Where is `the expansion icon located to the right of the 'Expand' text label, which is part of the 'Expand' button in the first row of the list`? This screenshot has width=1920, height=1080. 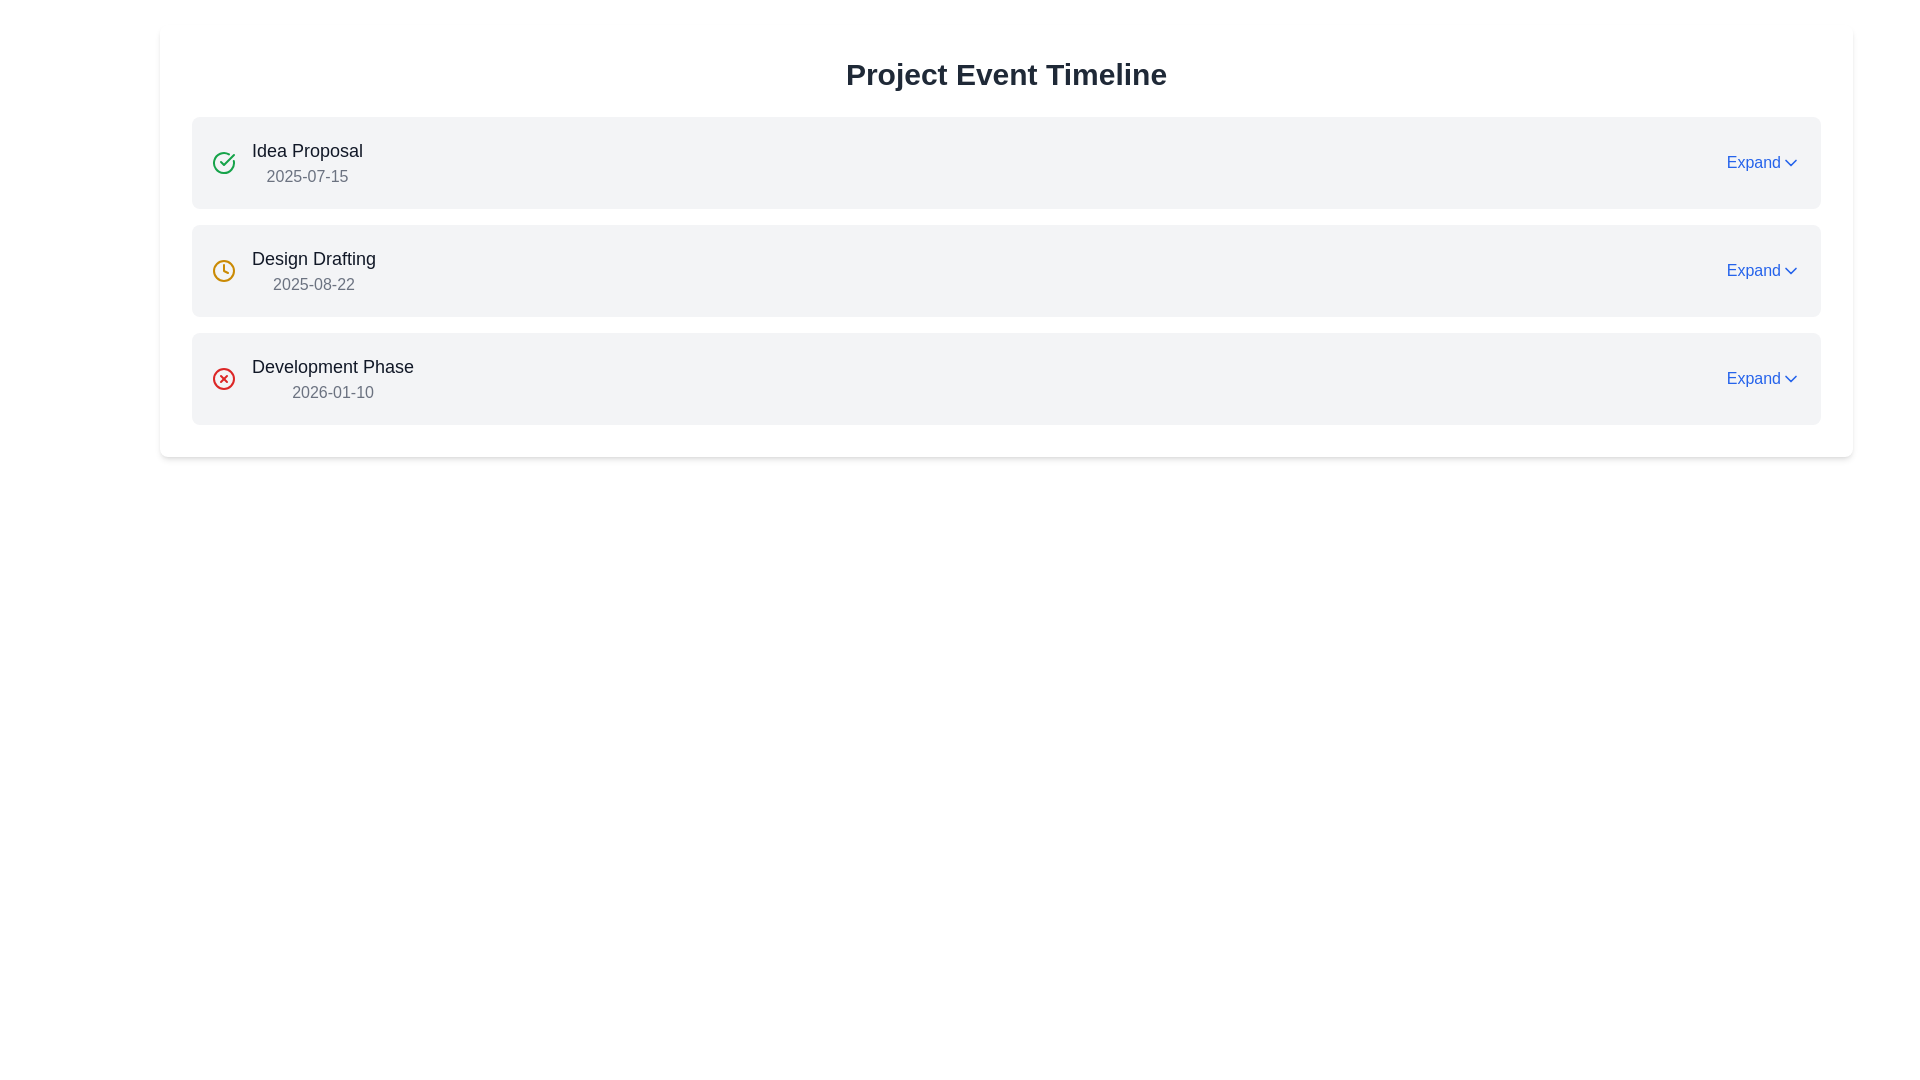 the expansion icon located to the right of the 'Expand' text label, which is part of the 'Expand' button in the first row of the list is located at coordinates (1790, 161).